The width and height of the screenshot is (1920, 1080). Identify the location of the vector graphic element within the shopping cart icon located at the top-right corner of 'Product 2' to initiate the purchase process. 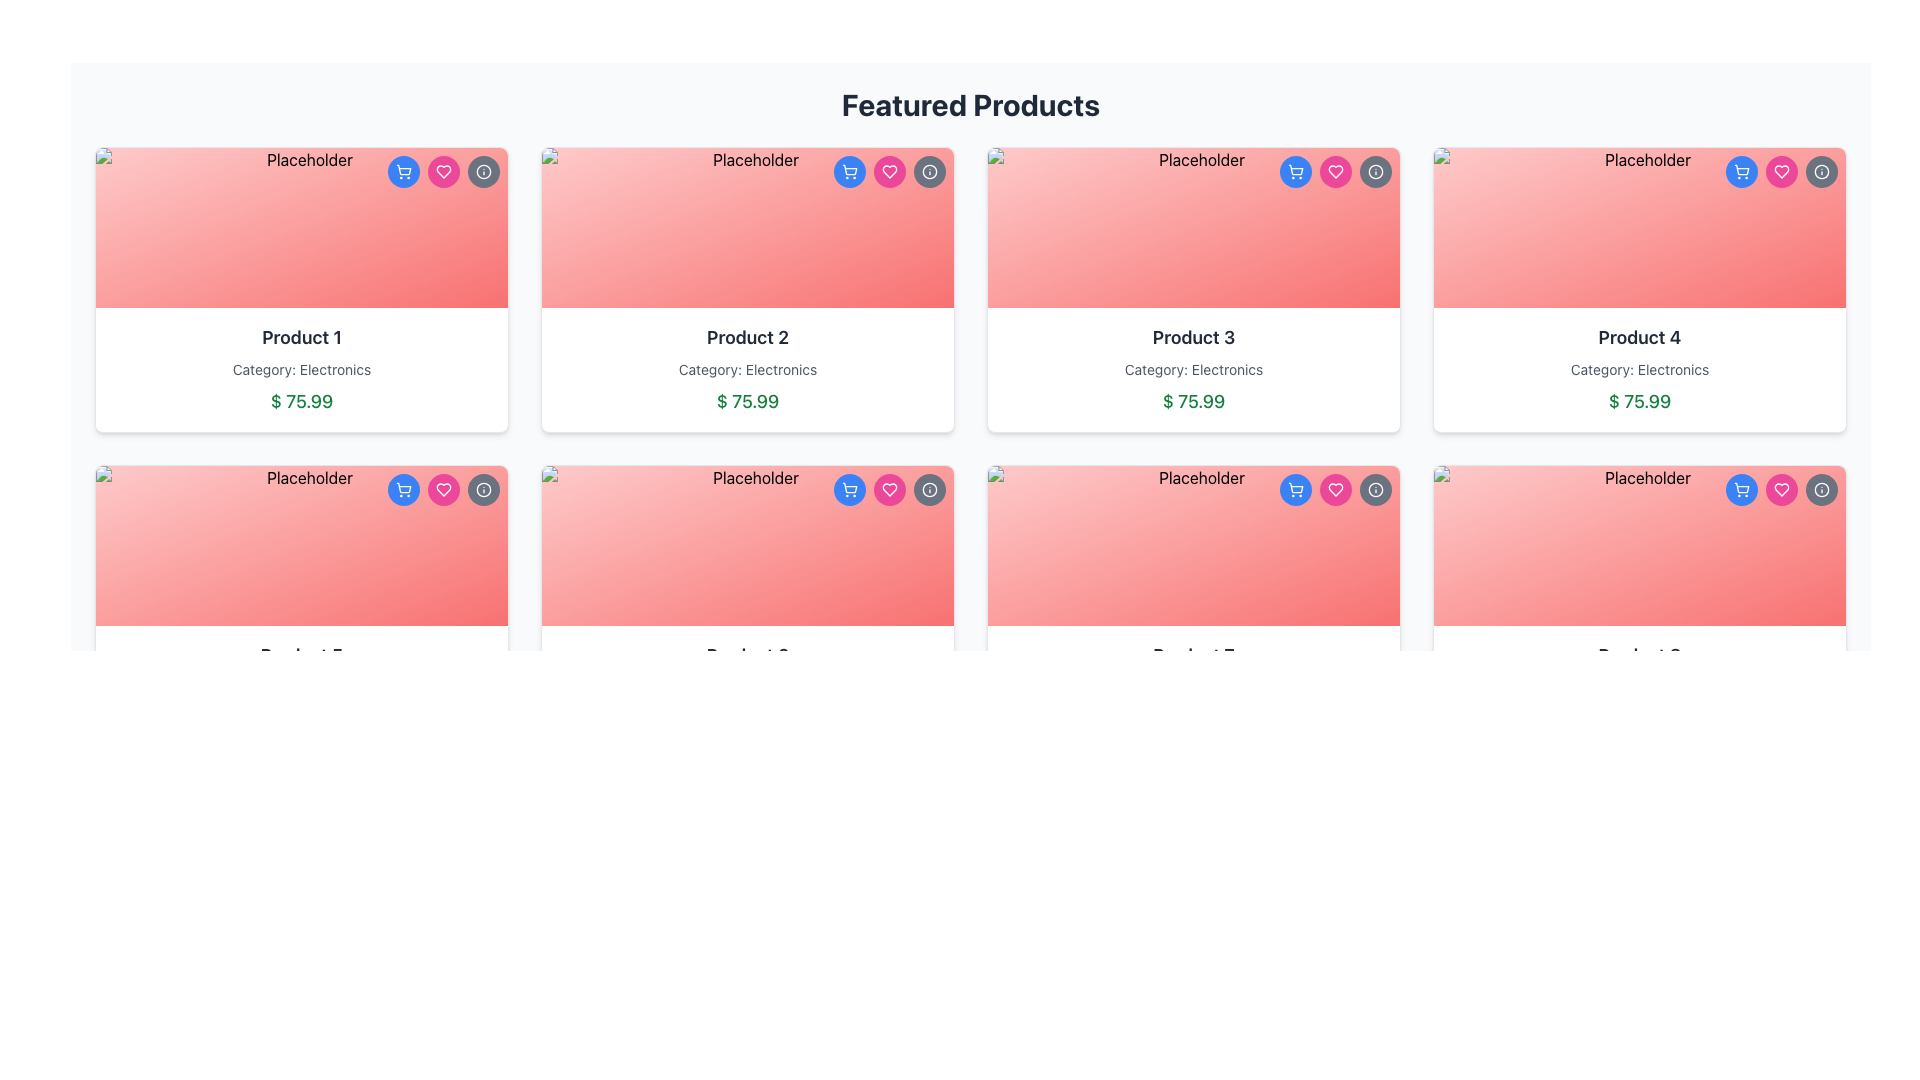
(849, 488).